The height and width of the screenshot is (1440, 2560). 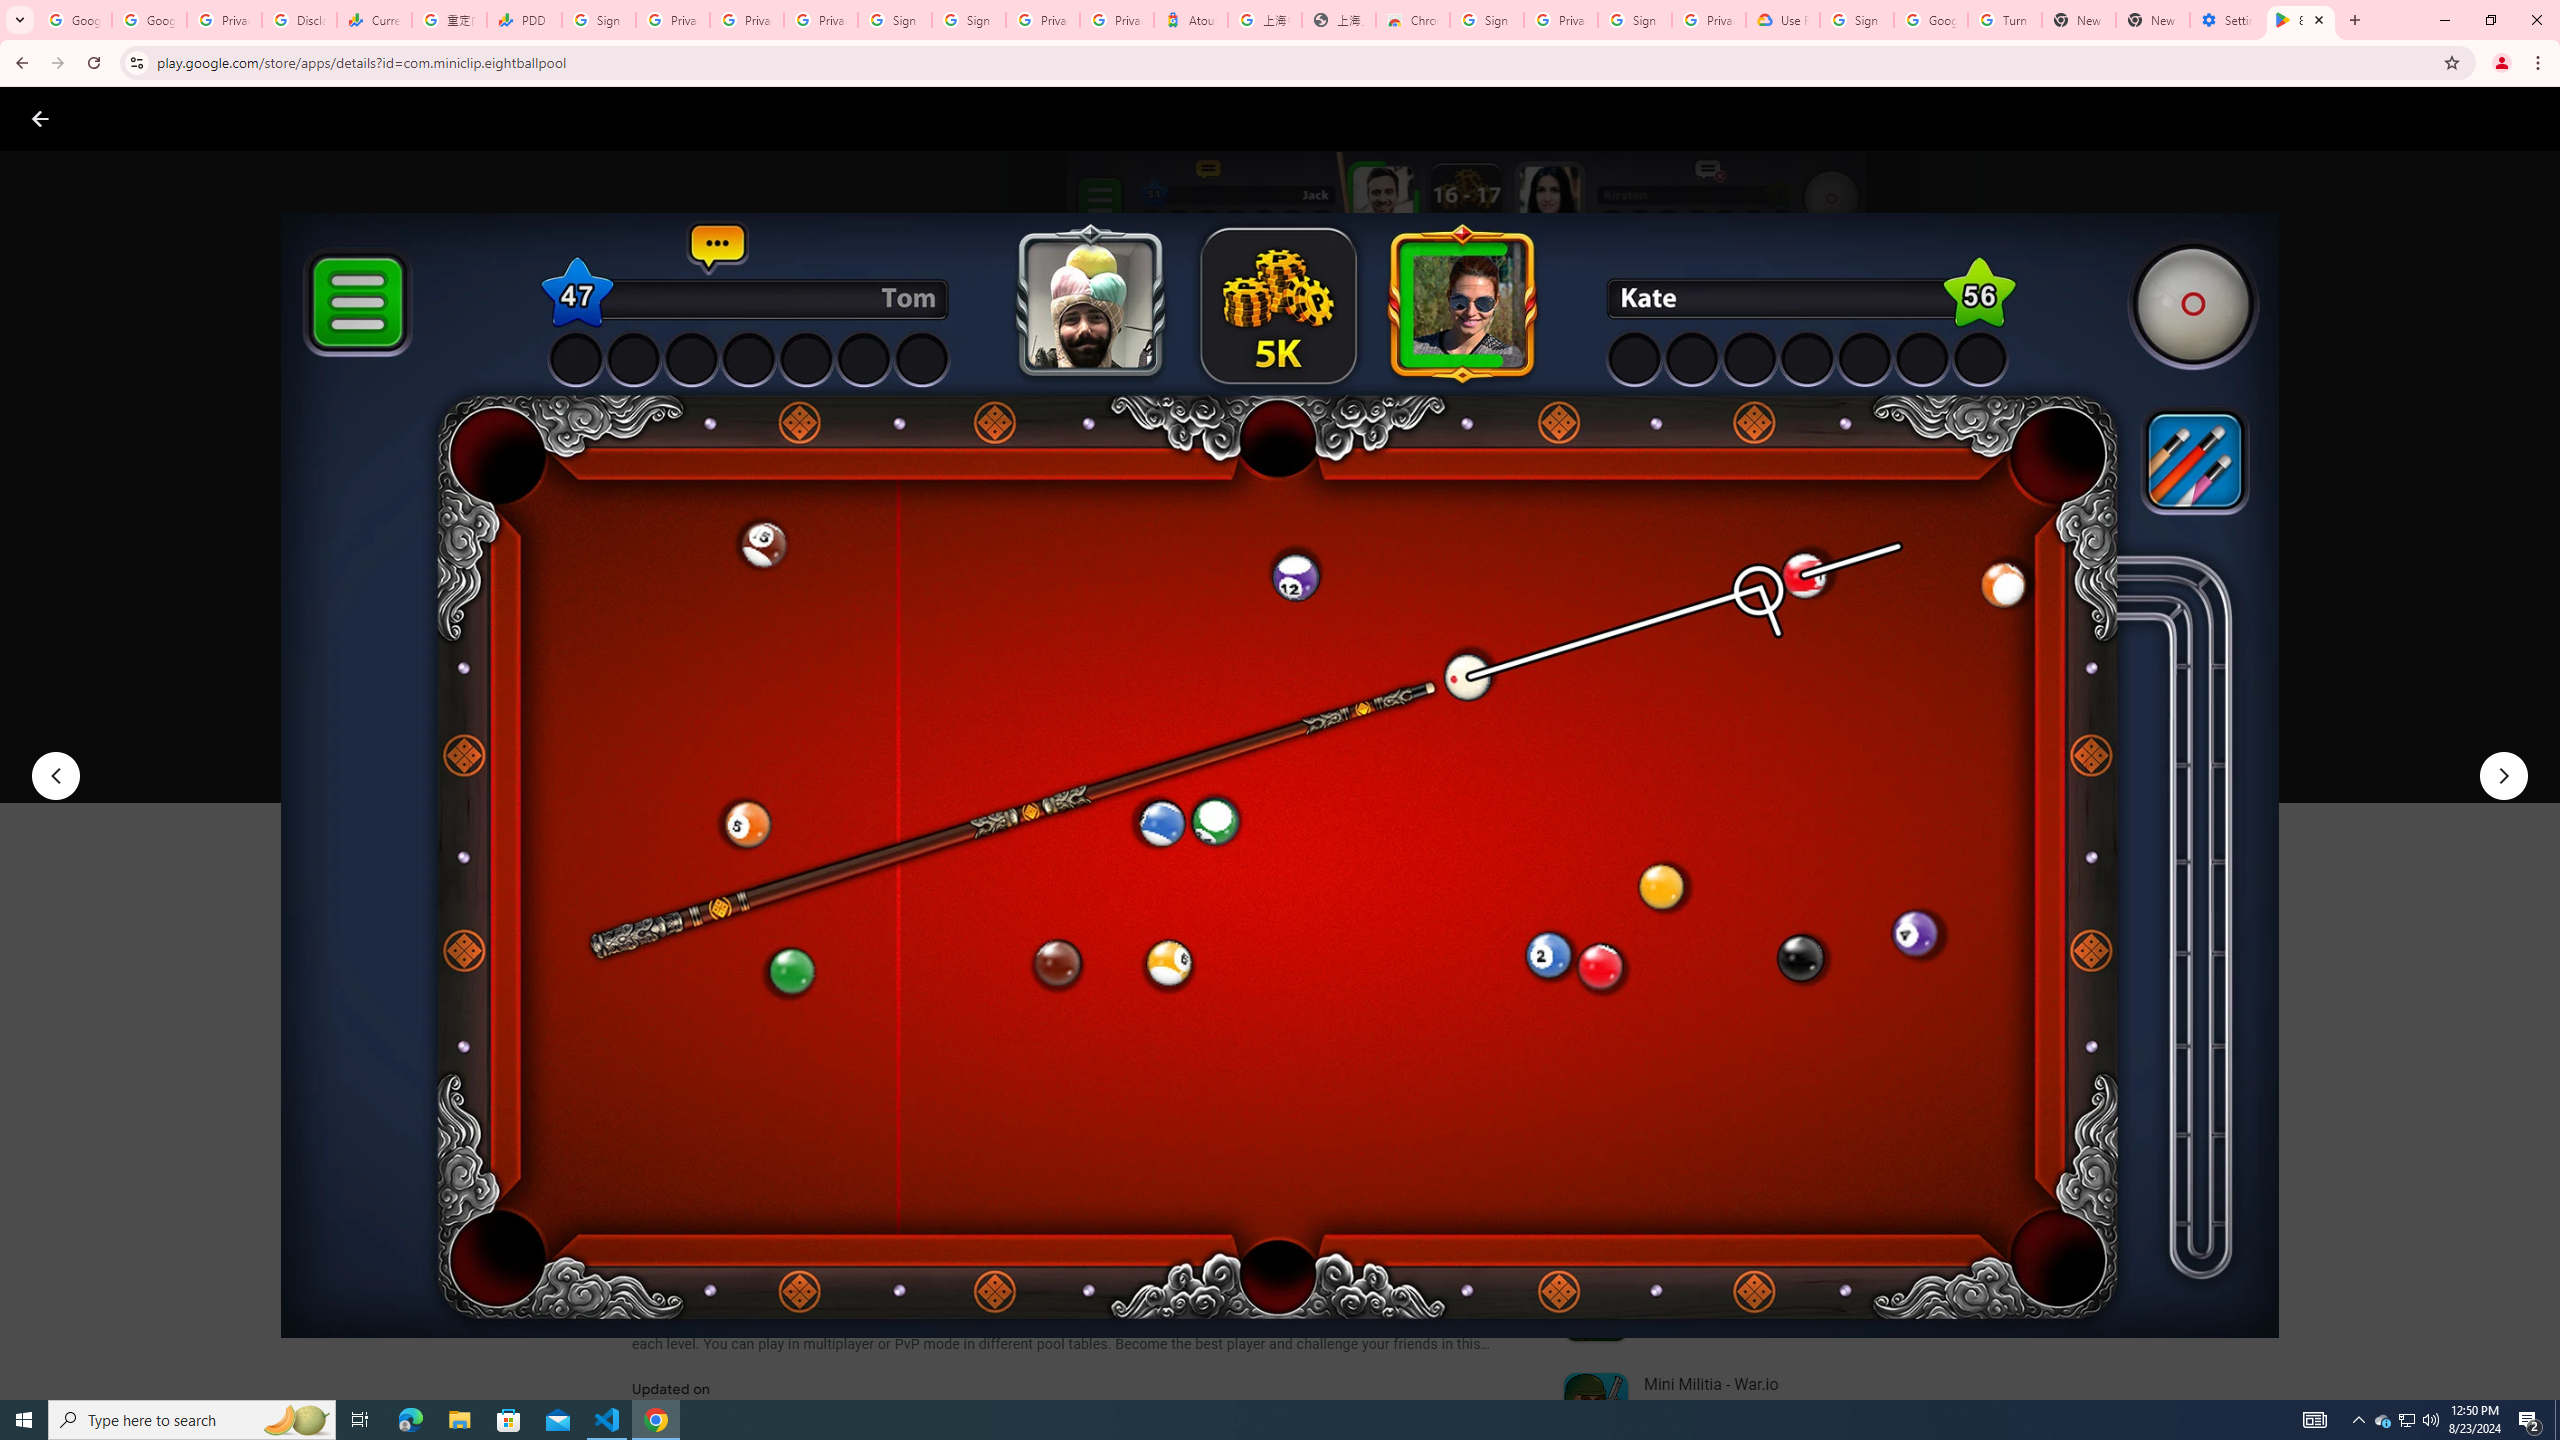 What do you see at coordinates (1190, 19) in the screenshot?
I see `'Atour Hotel - Google hotels'` at bounding box center [1190, 19].